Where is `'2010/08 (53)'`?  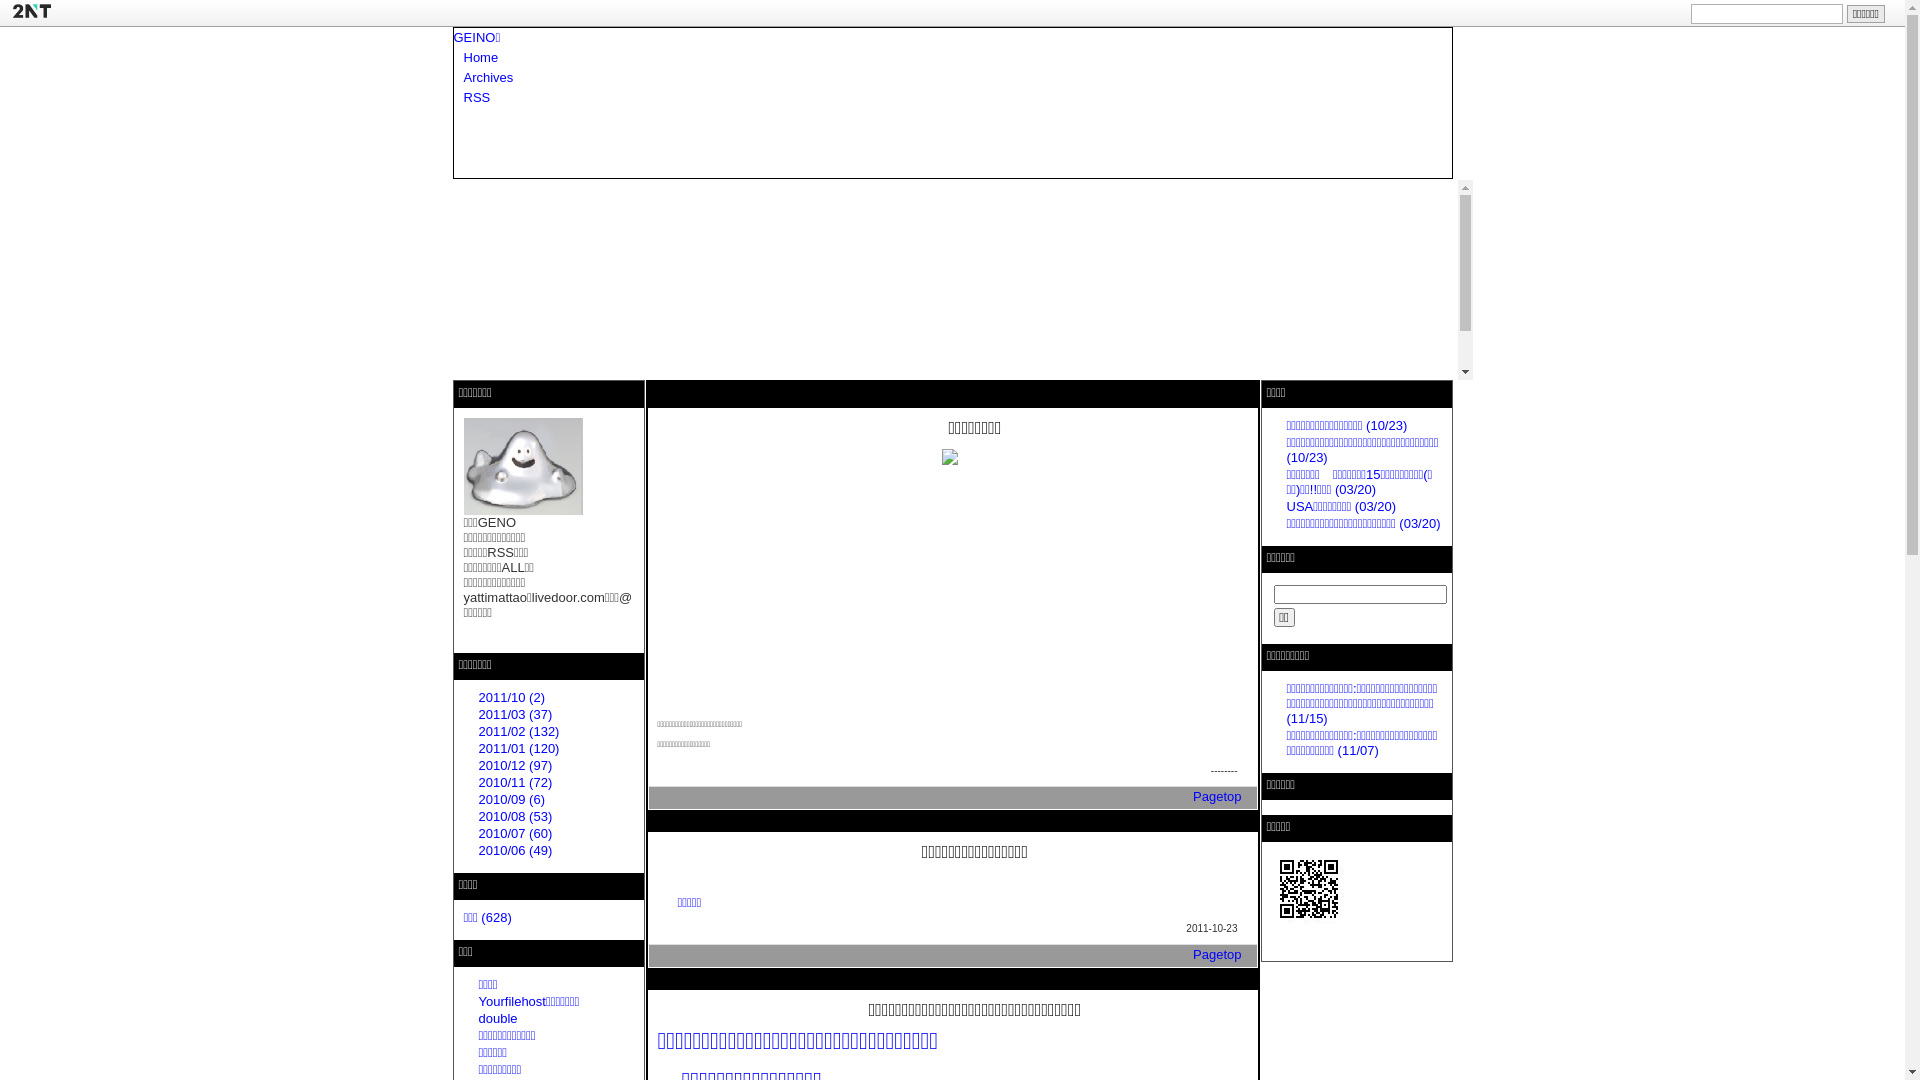 '2010/08 (53)' is located at coordinates (514, 816).